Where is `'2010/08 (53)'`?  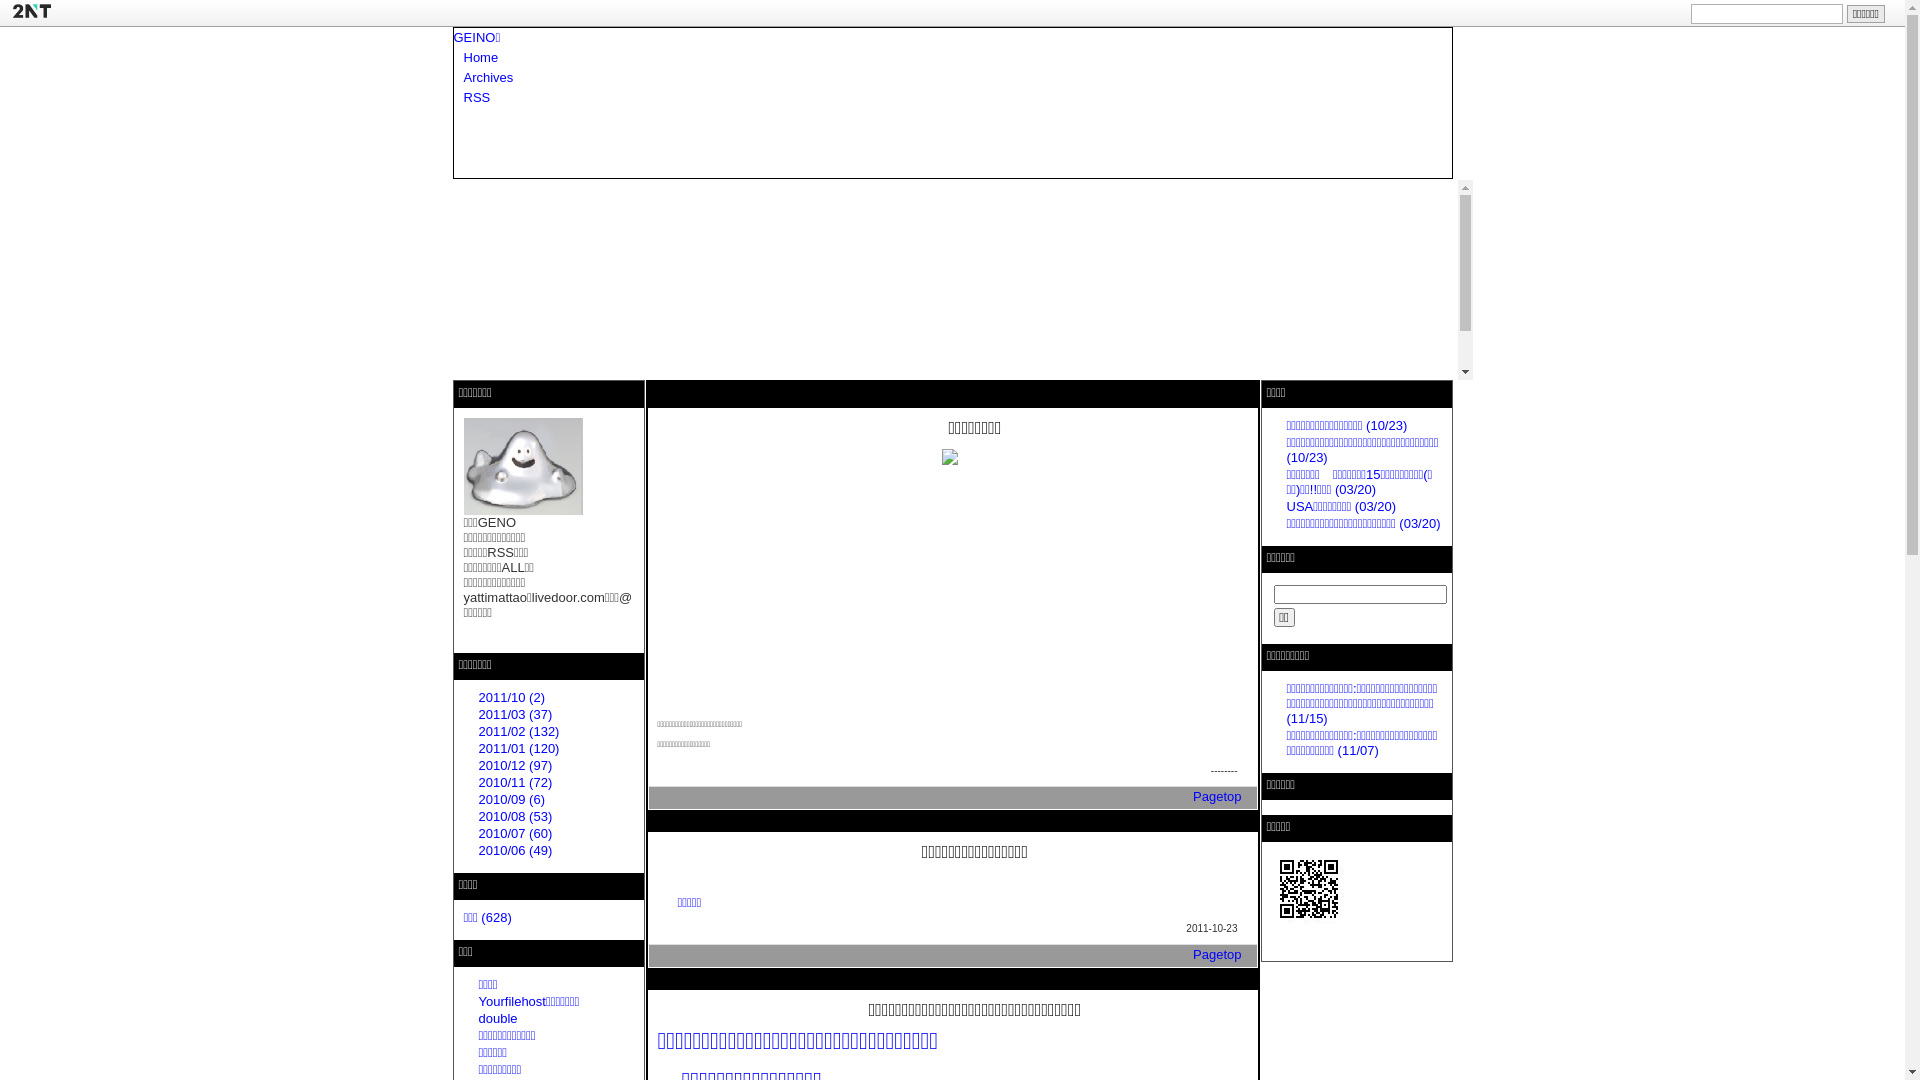 '2010/08 (53)' is located at coordinates (514, 816).